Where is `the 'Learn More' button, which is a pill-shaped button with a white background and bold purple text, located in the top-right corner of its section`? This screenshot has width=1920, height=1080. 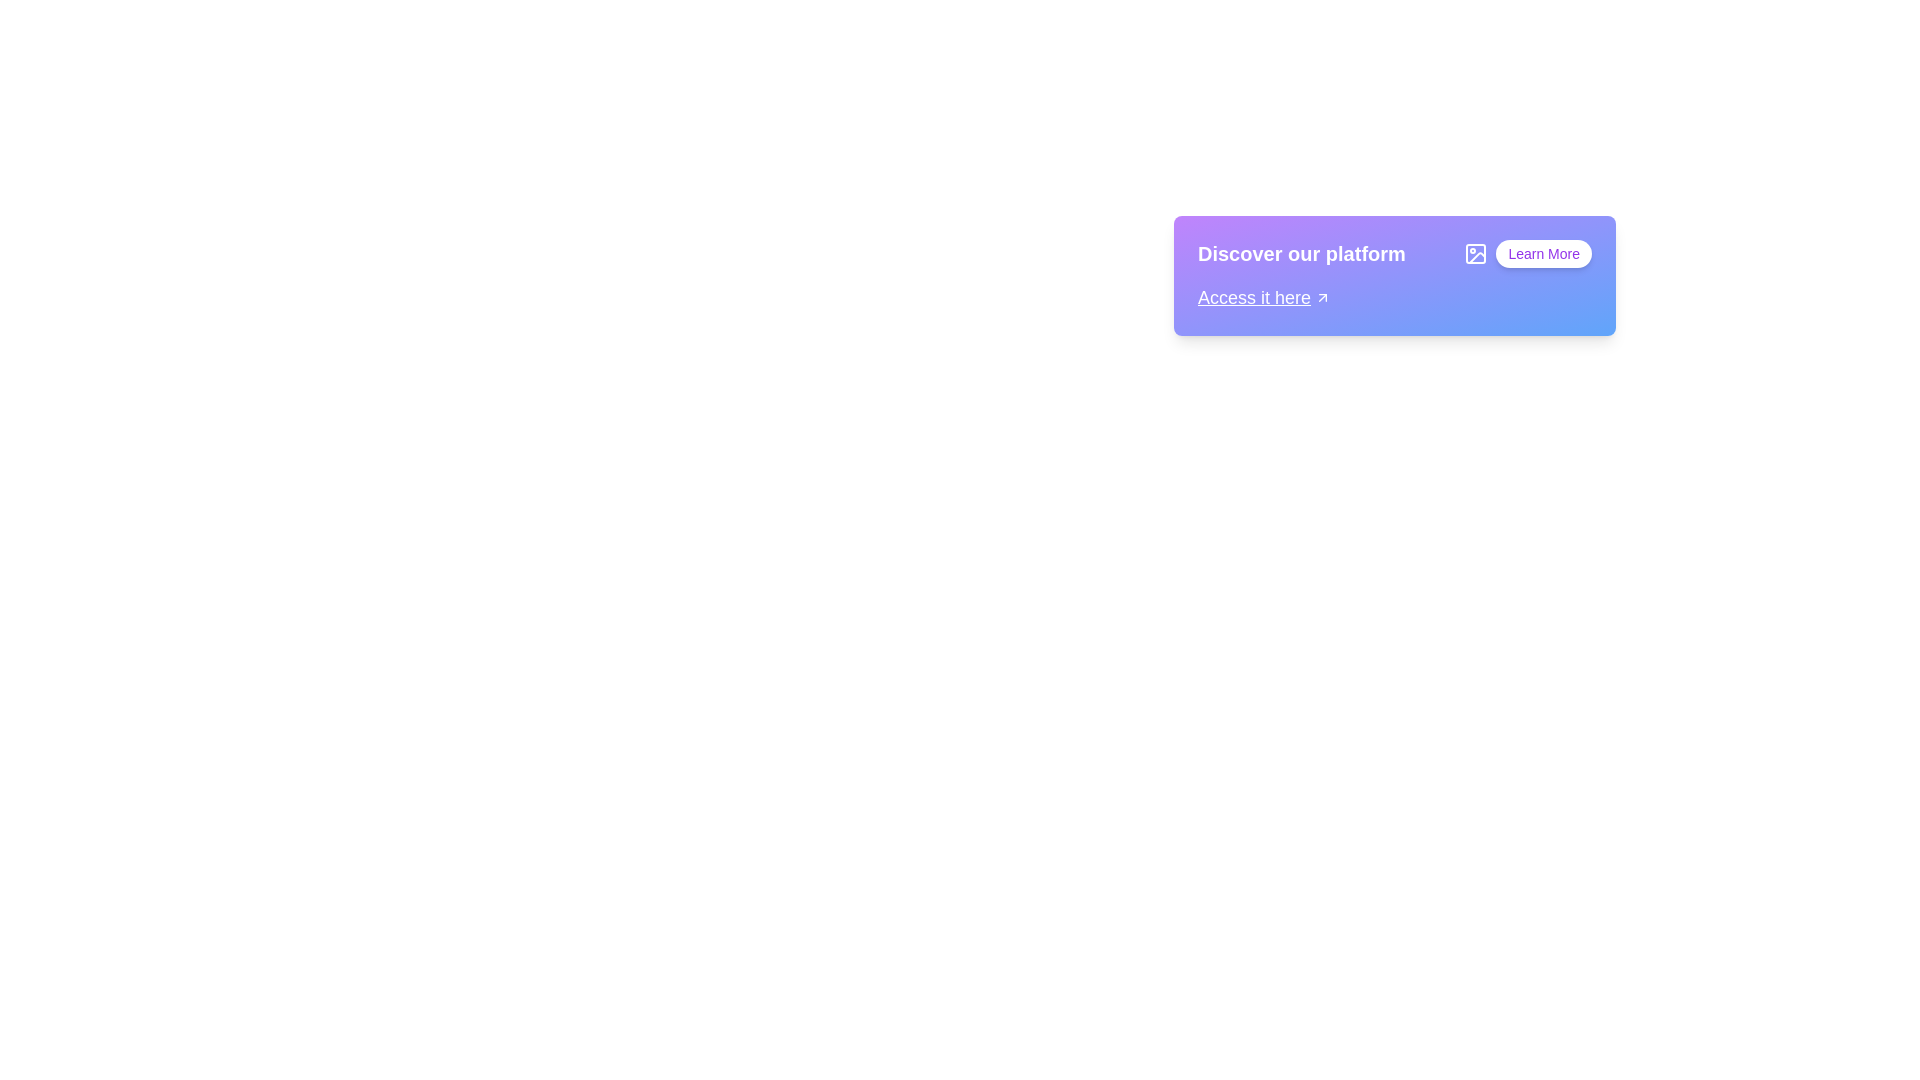 the 'Learn More' button, which is a pill-shaped button with a white background and bold purple text, located in the top-right corner of its section is located at coordinates (1527, 253).